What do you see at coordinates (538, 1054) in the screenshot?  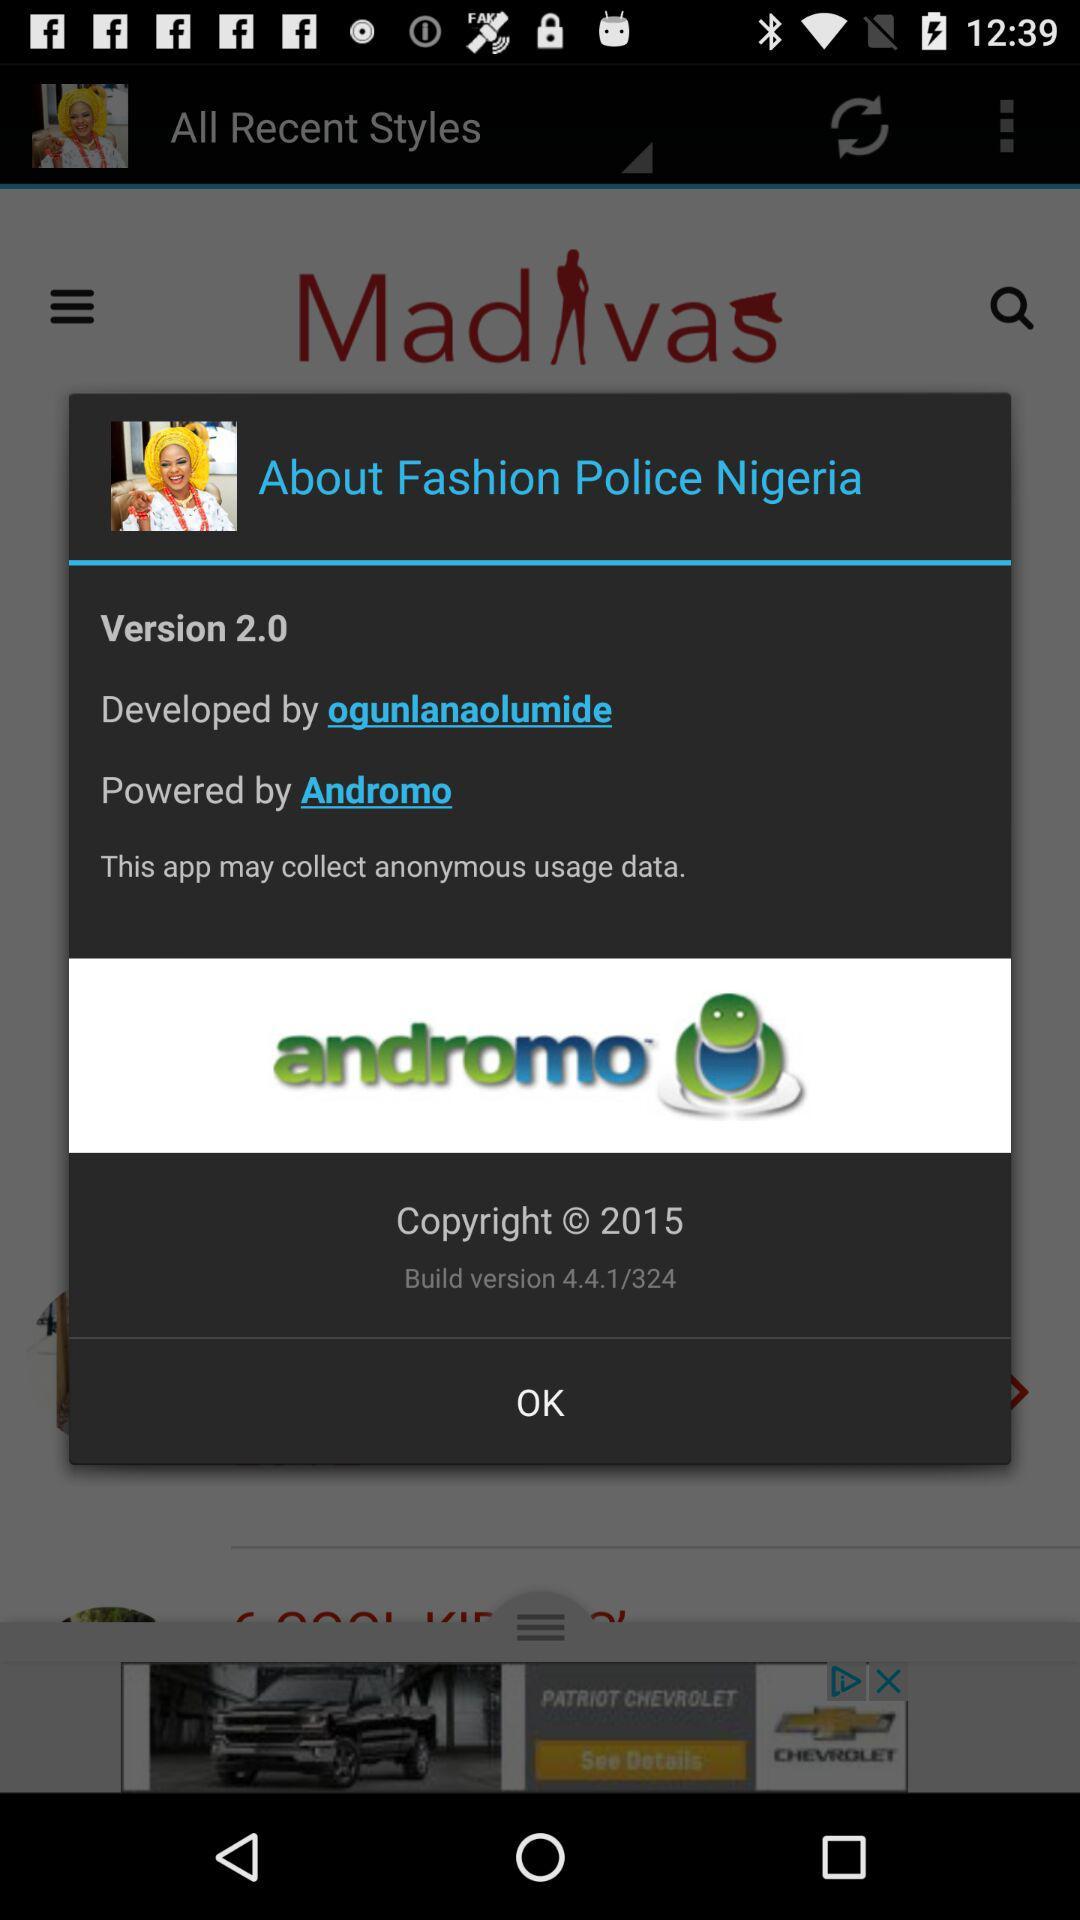 I see `the app below this app may icon` at bounding box center [538, 1054].